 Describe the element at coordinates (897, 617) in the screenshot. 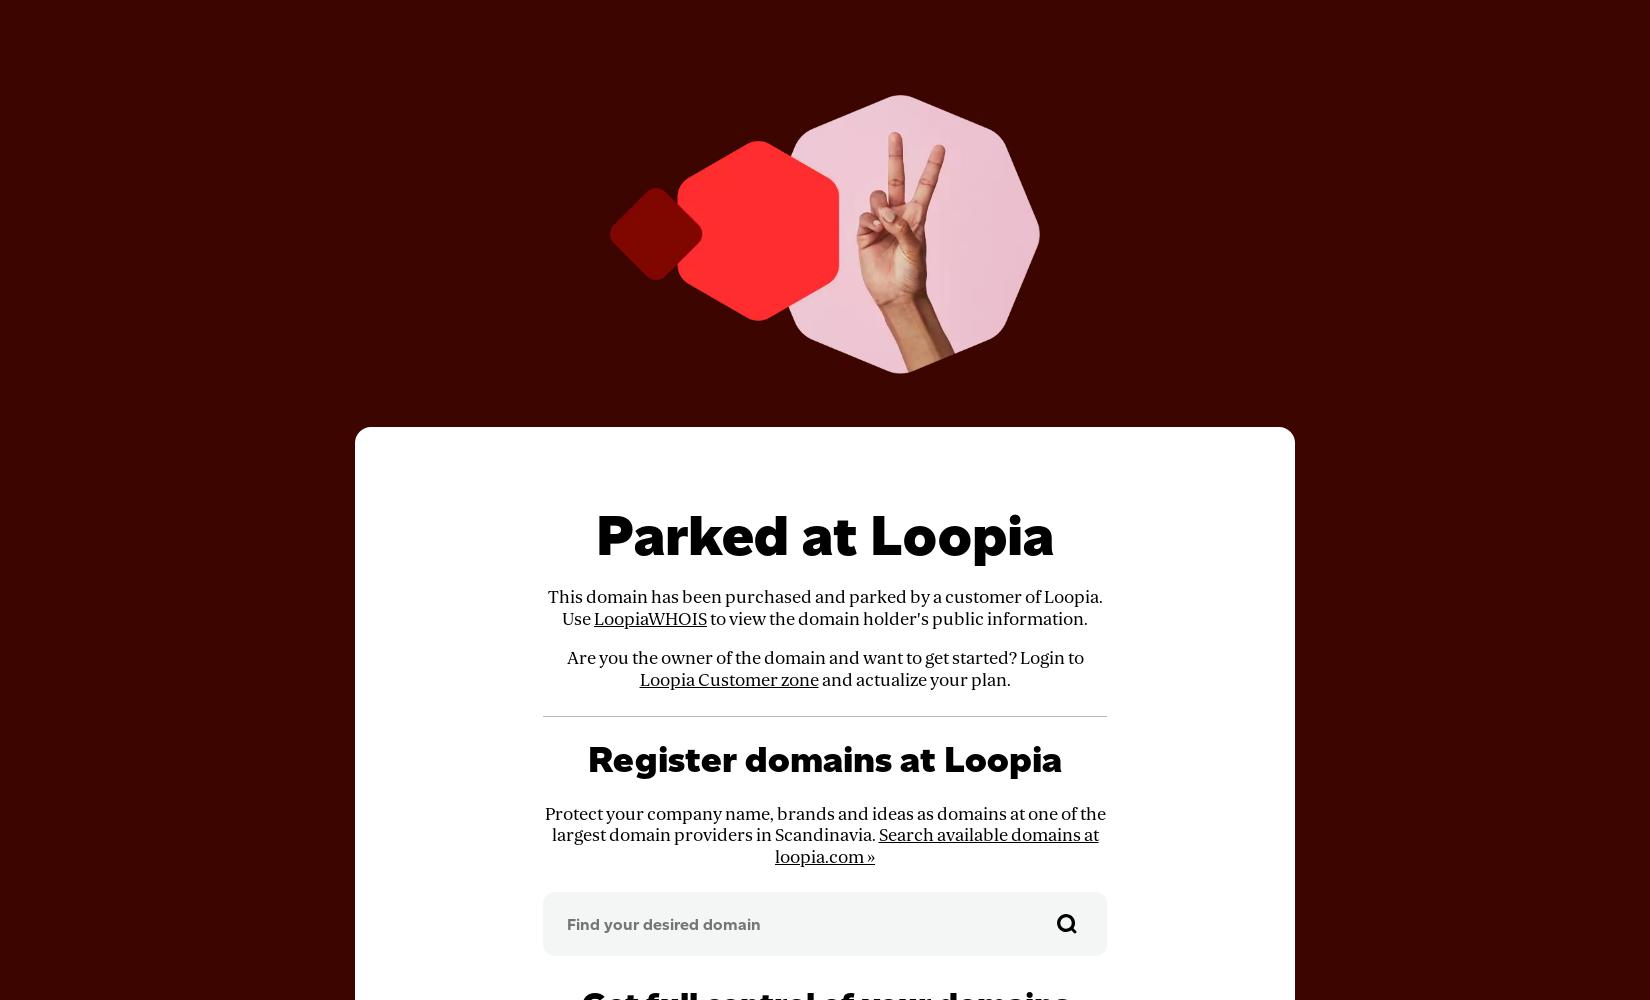

I see `'to view the domain holder's public information.'` at that location.